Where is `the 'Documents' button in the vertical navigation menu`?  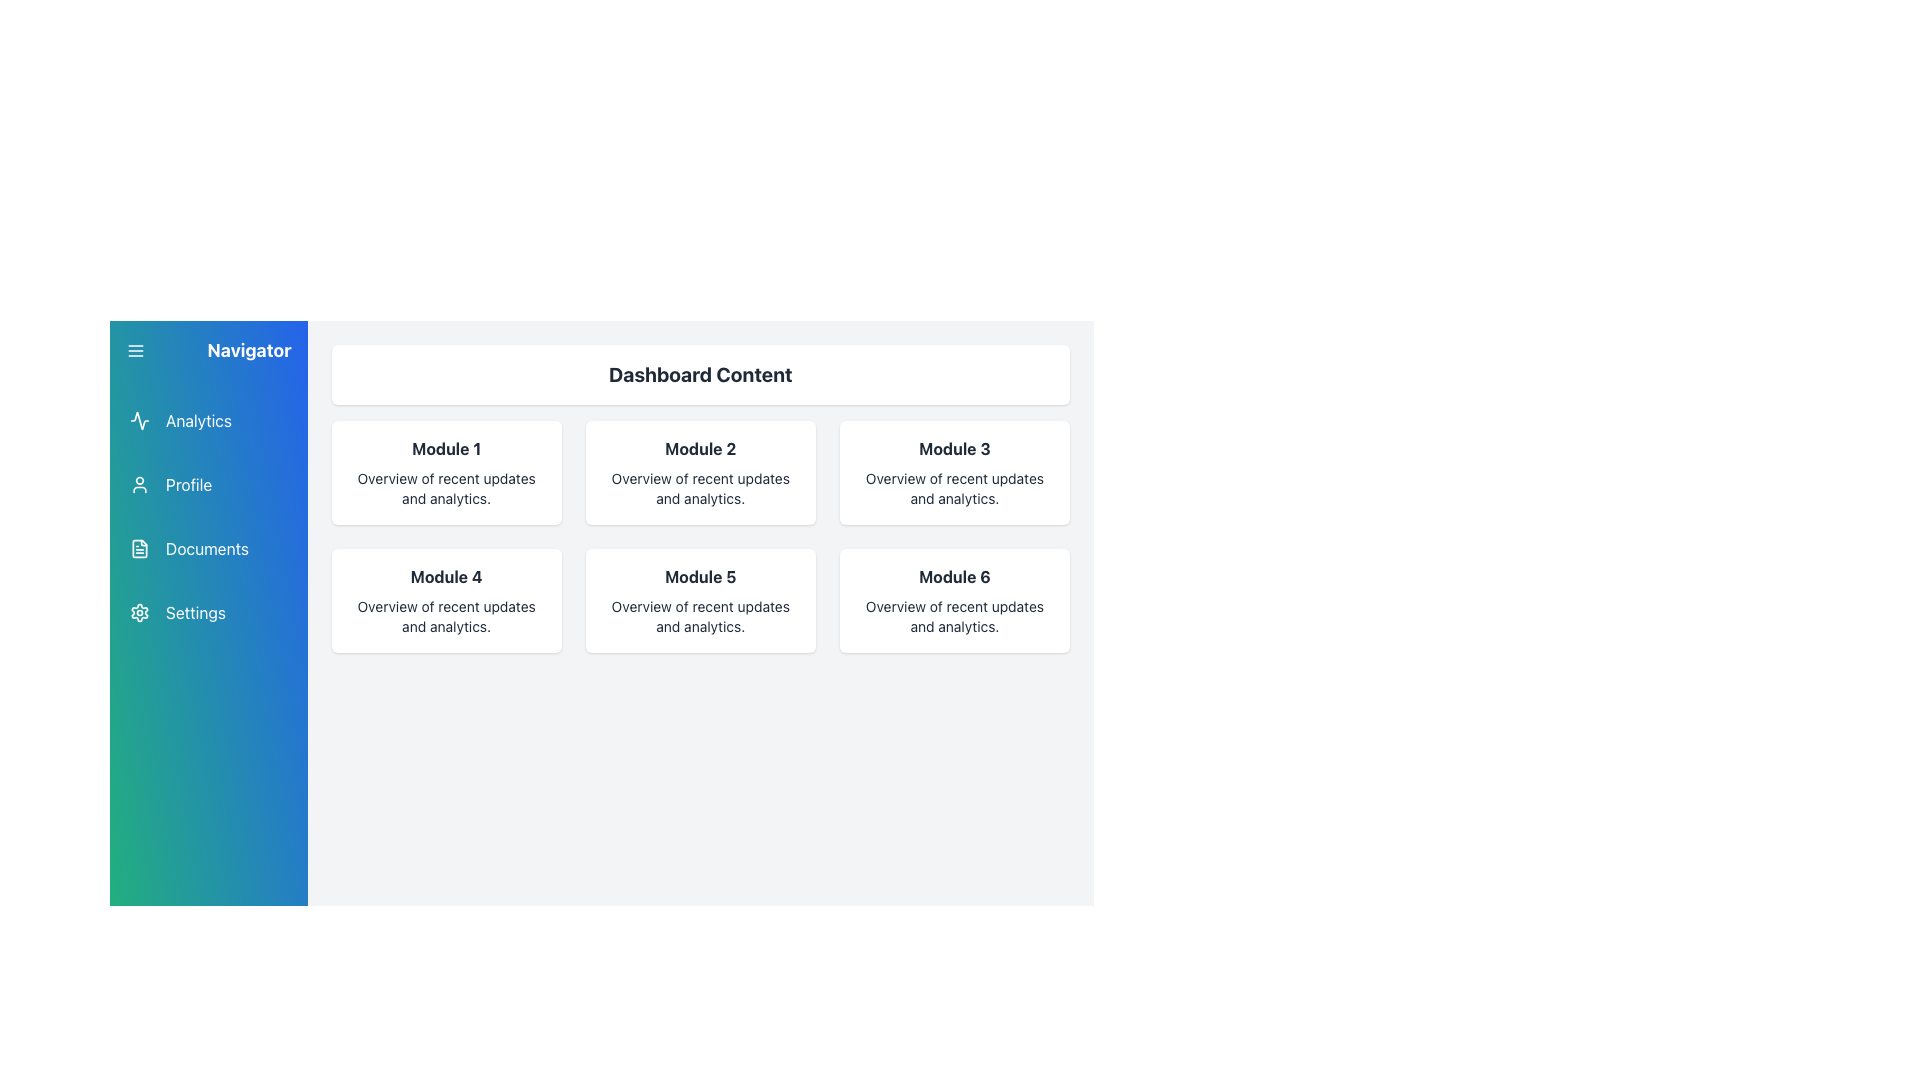 the 'Documents' button in the vertical navigation menu is located at coordinates (208, 548).